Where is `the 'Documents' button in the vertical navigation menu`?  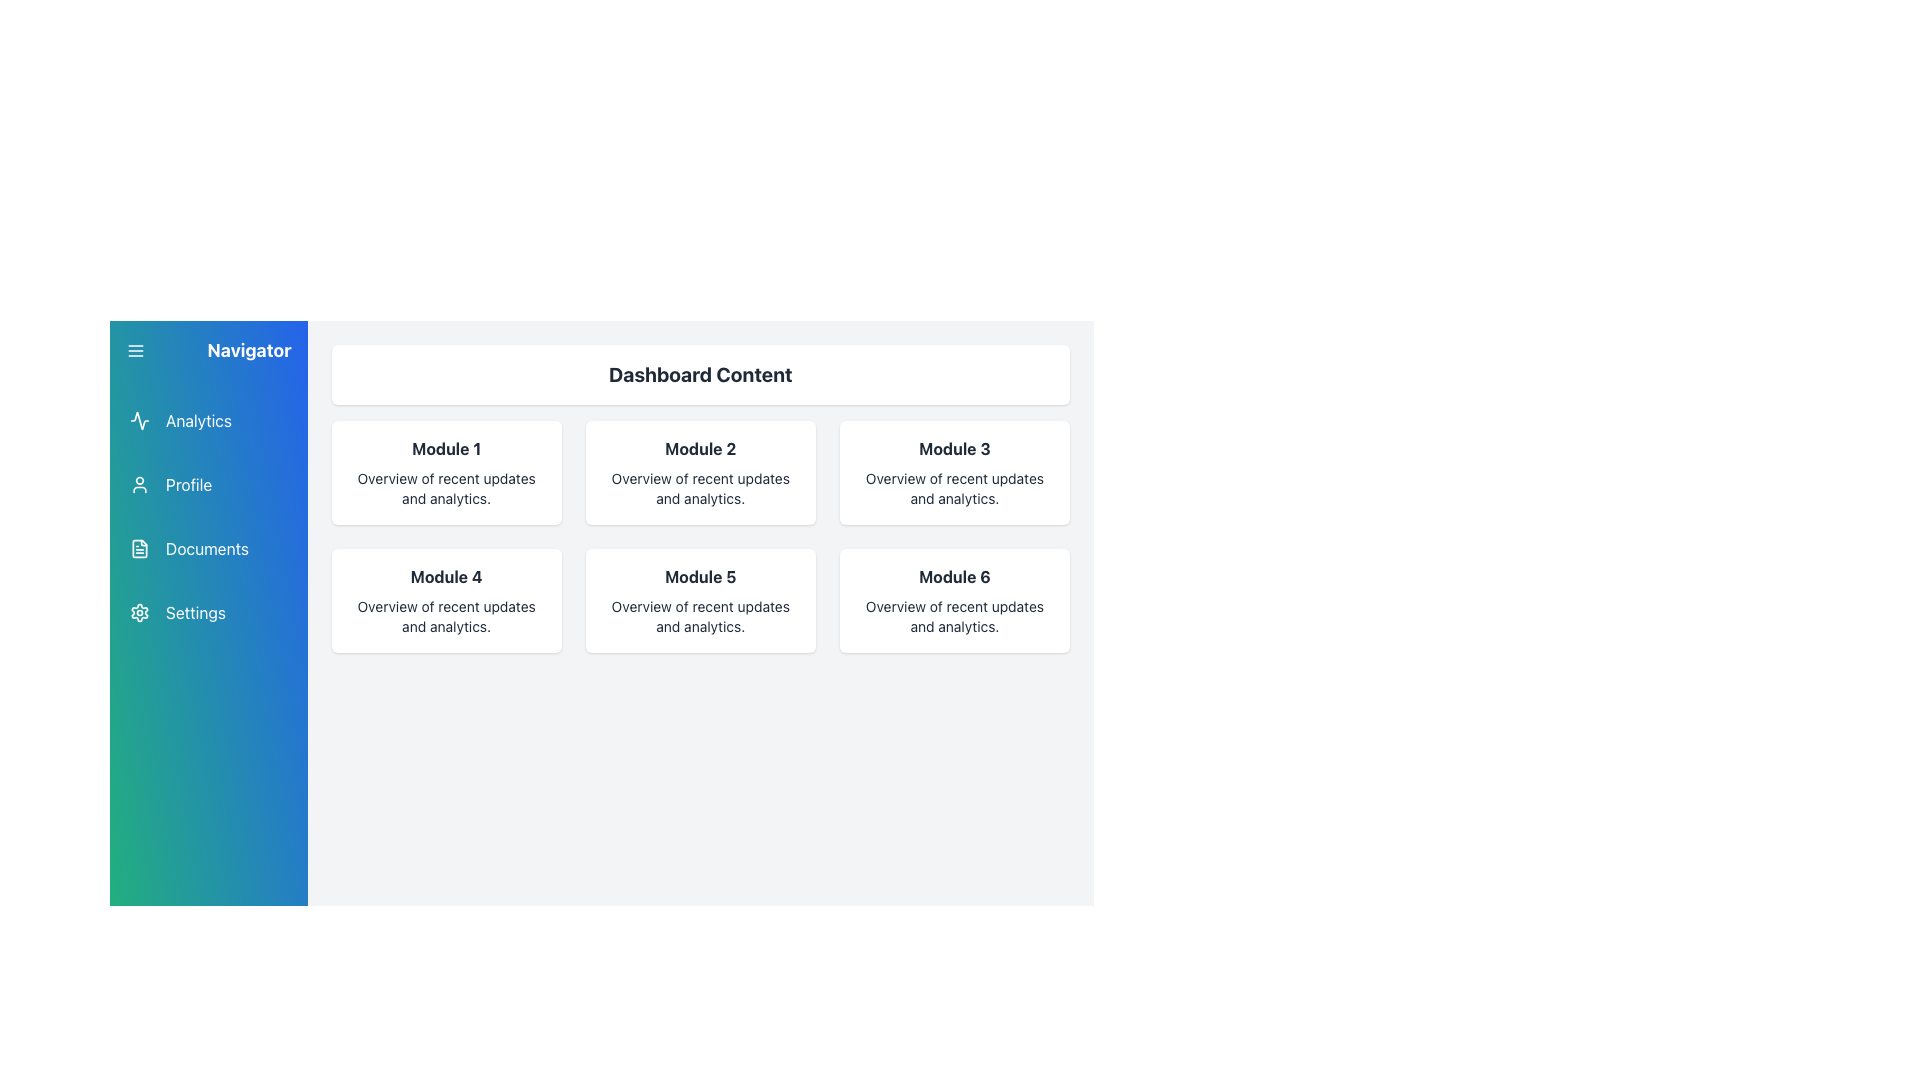 the 'Documents' button in the vertical navigation menu is located at coordinates (208, 548).